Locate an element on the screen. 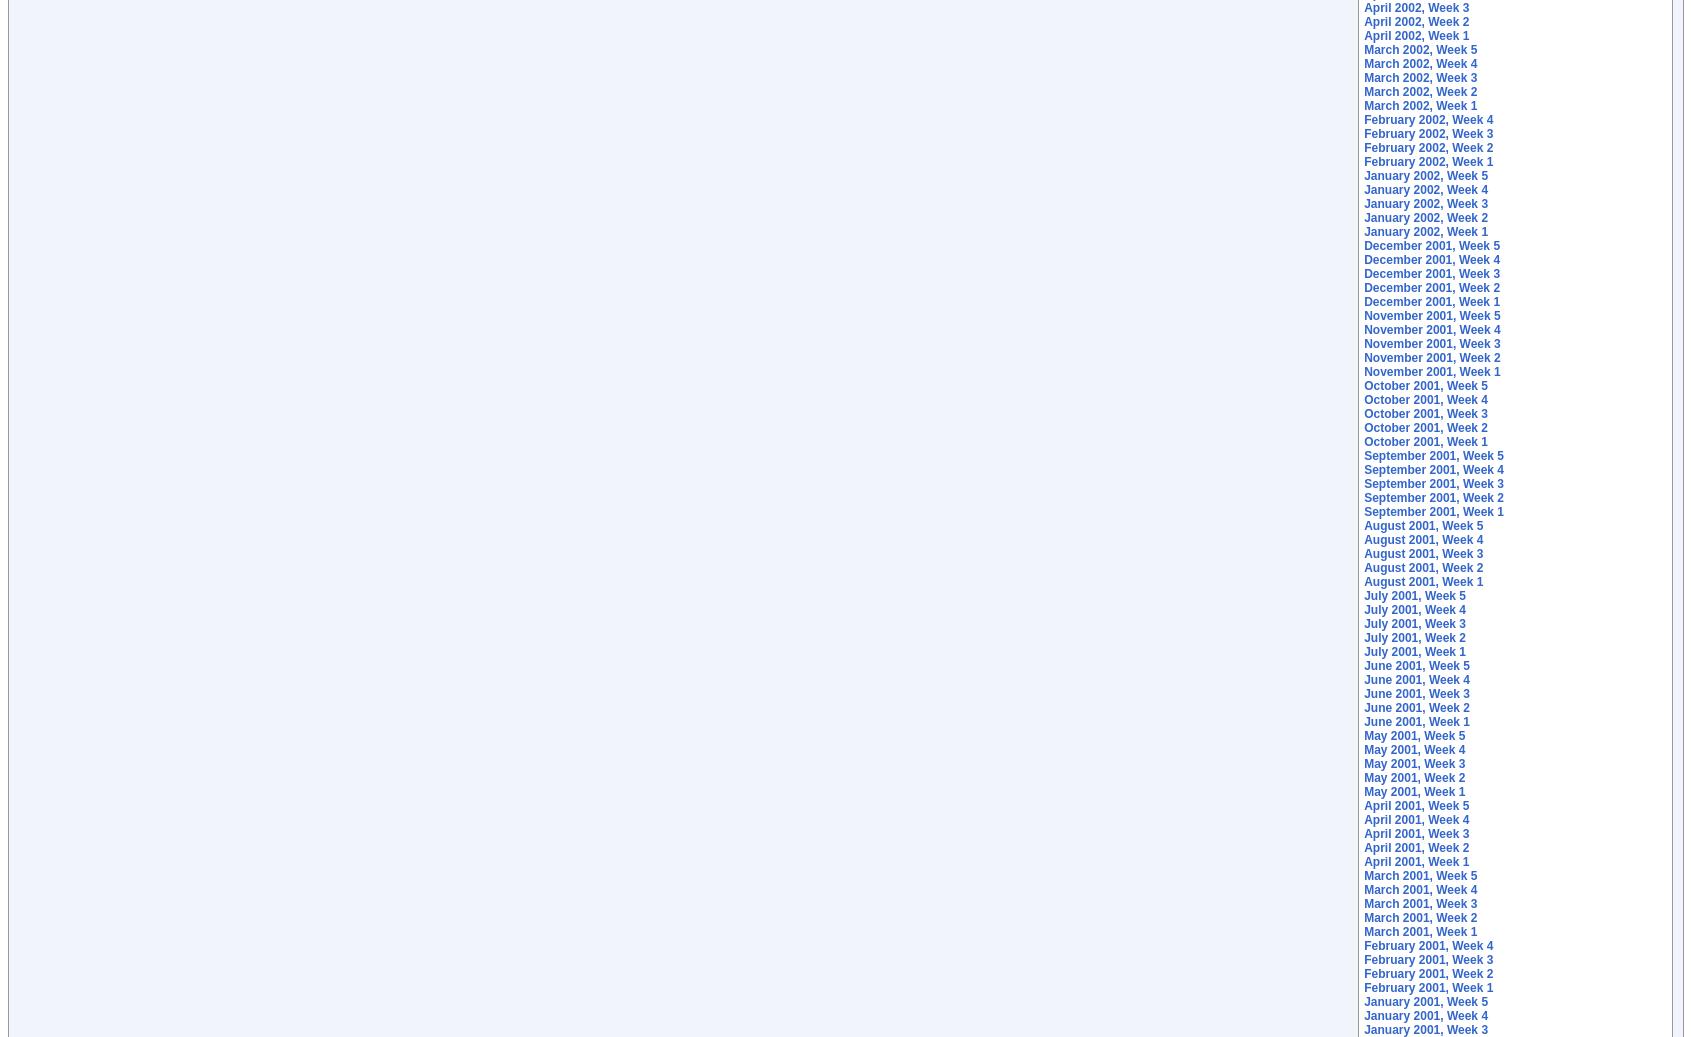  'April 2002, Week 3' is located at coordinates (1363, 6).